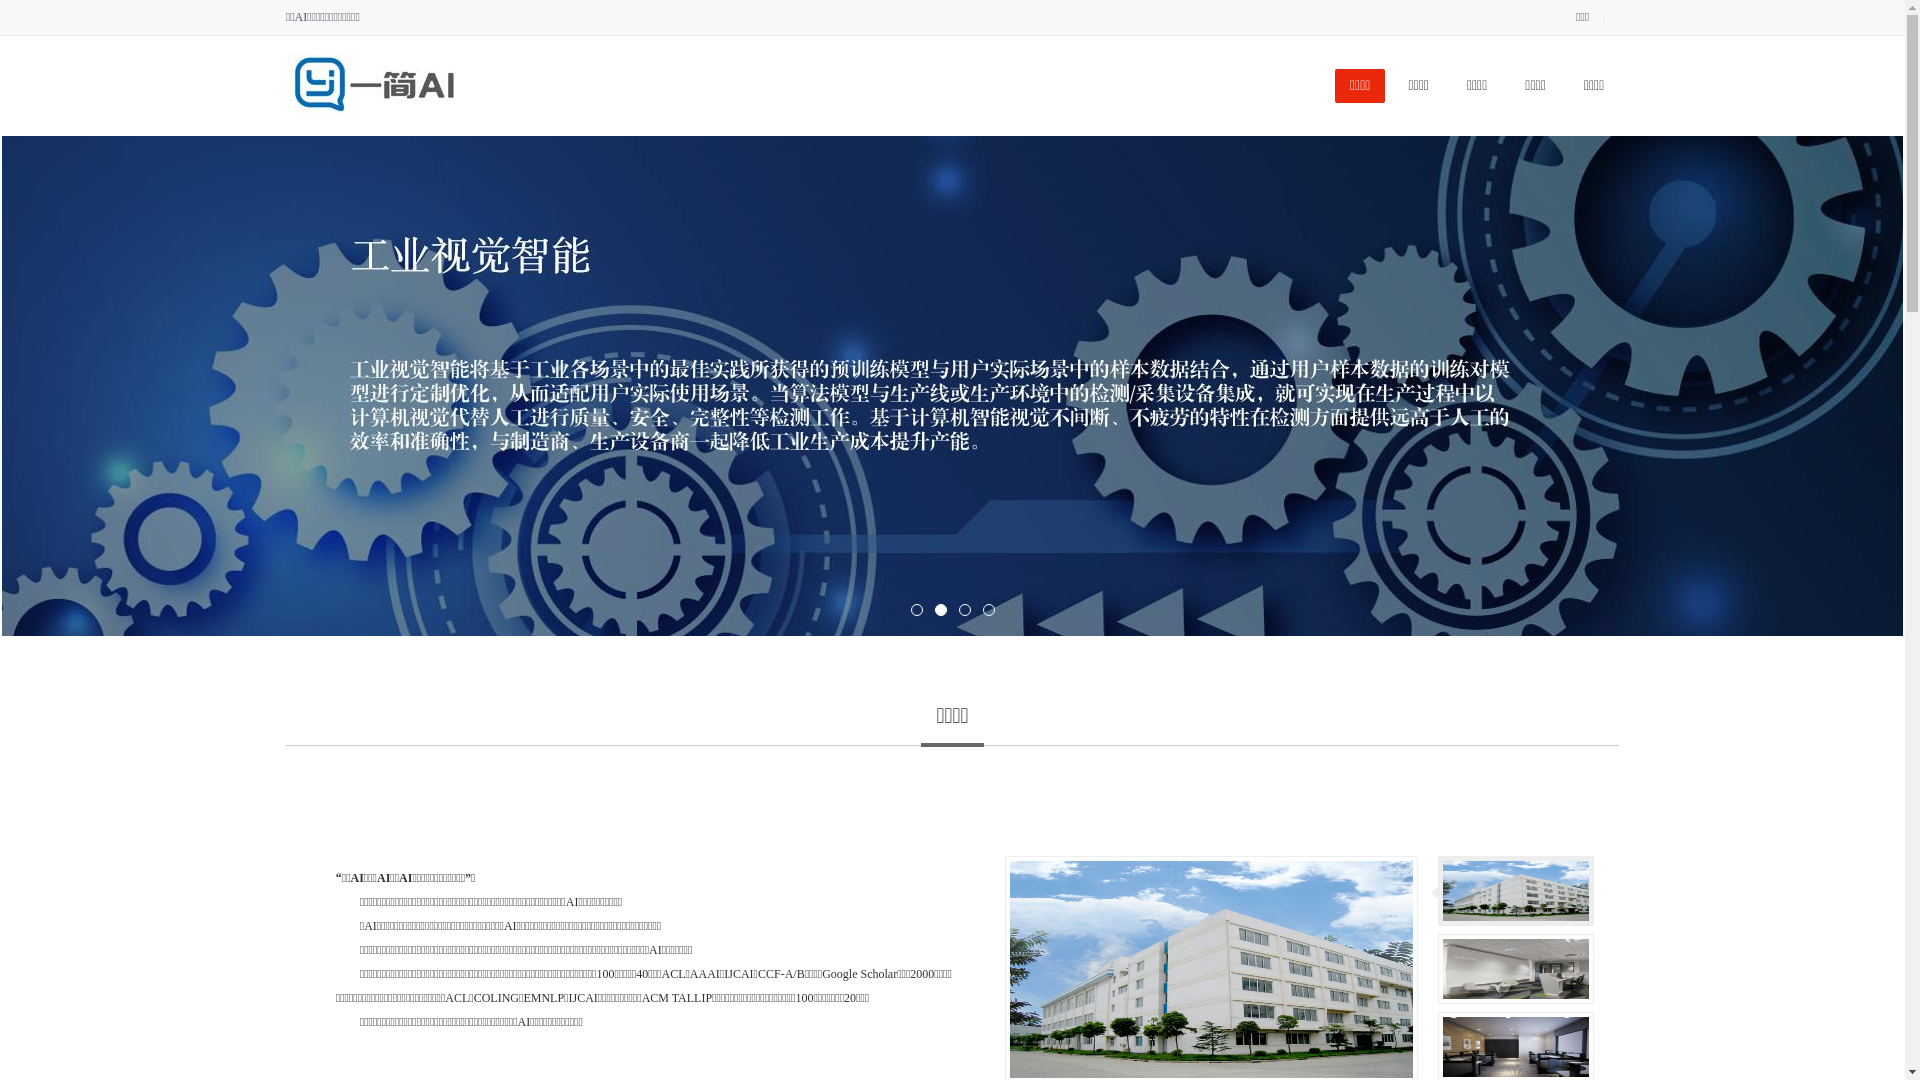  What do you see at coordinates (982, 608) in the screenshot?
I see `'4'` at bounding box center [982, 608].